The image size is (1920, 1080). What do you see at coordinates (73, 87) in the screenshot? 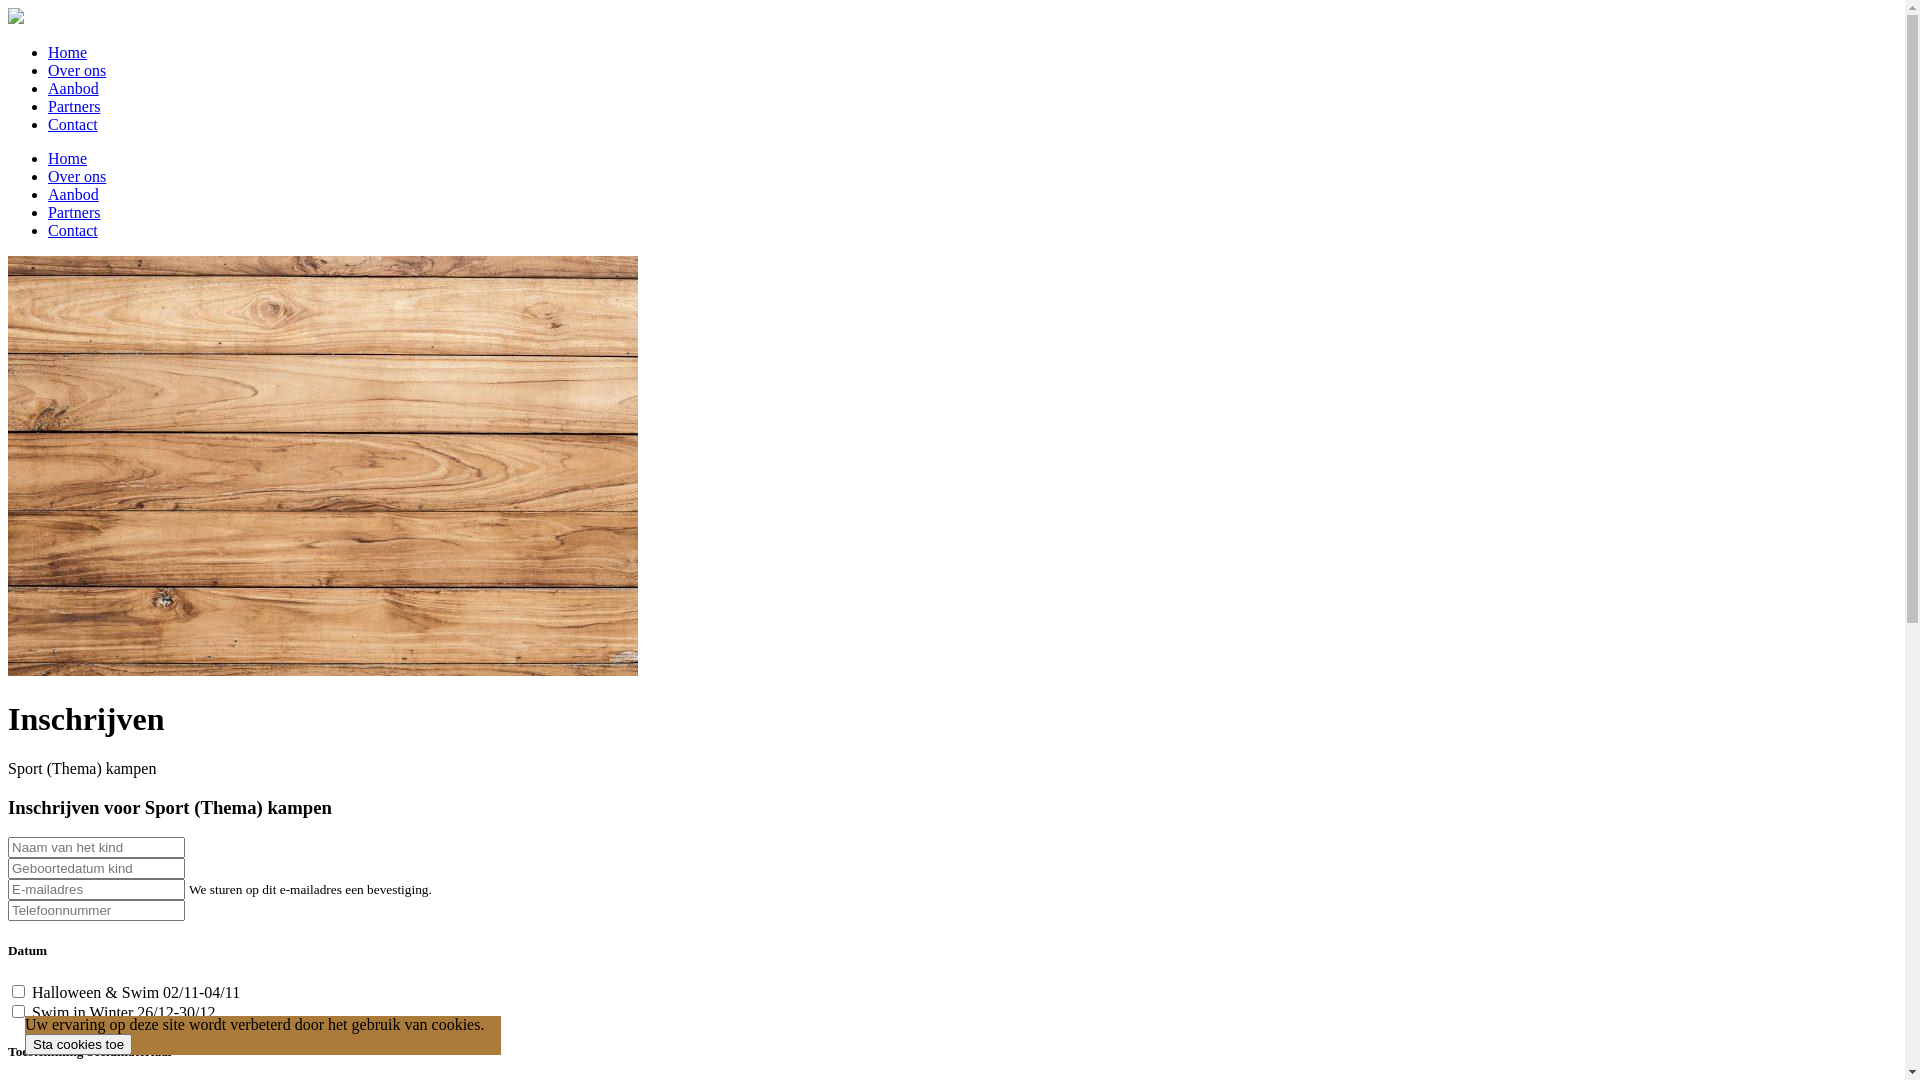
I see `'Aanbod'` at bounding box center [73, 87].